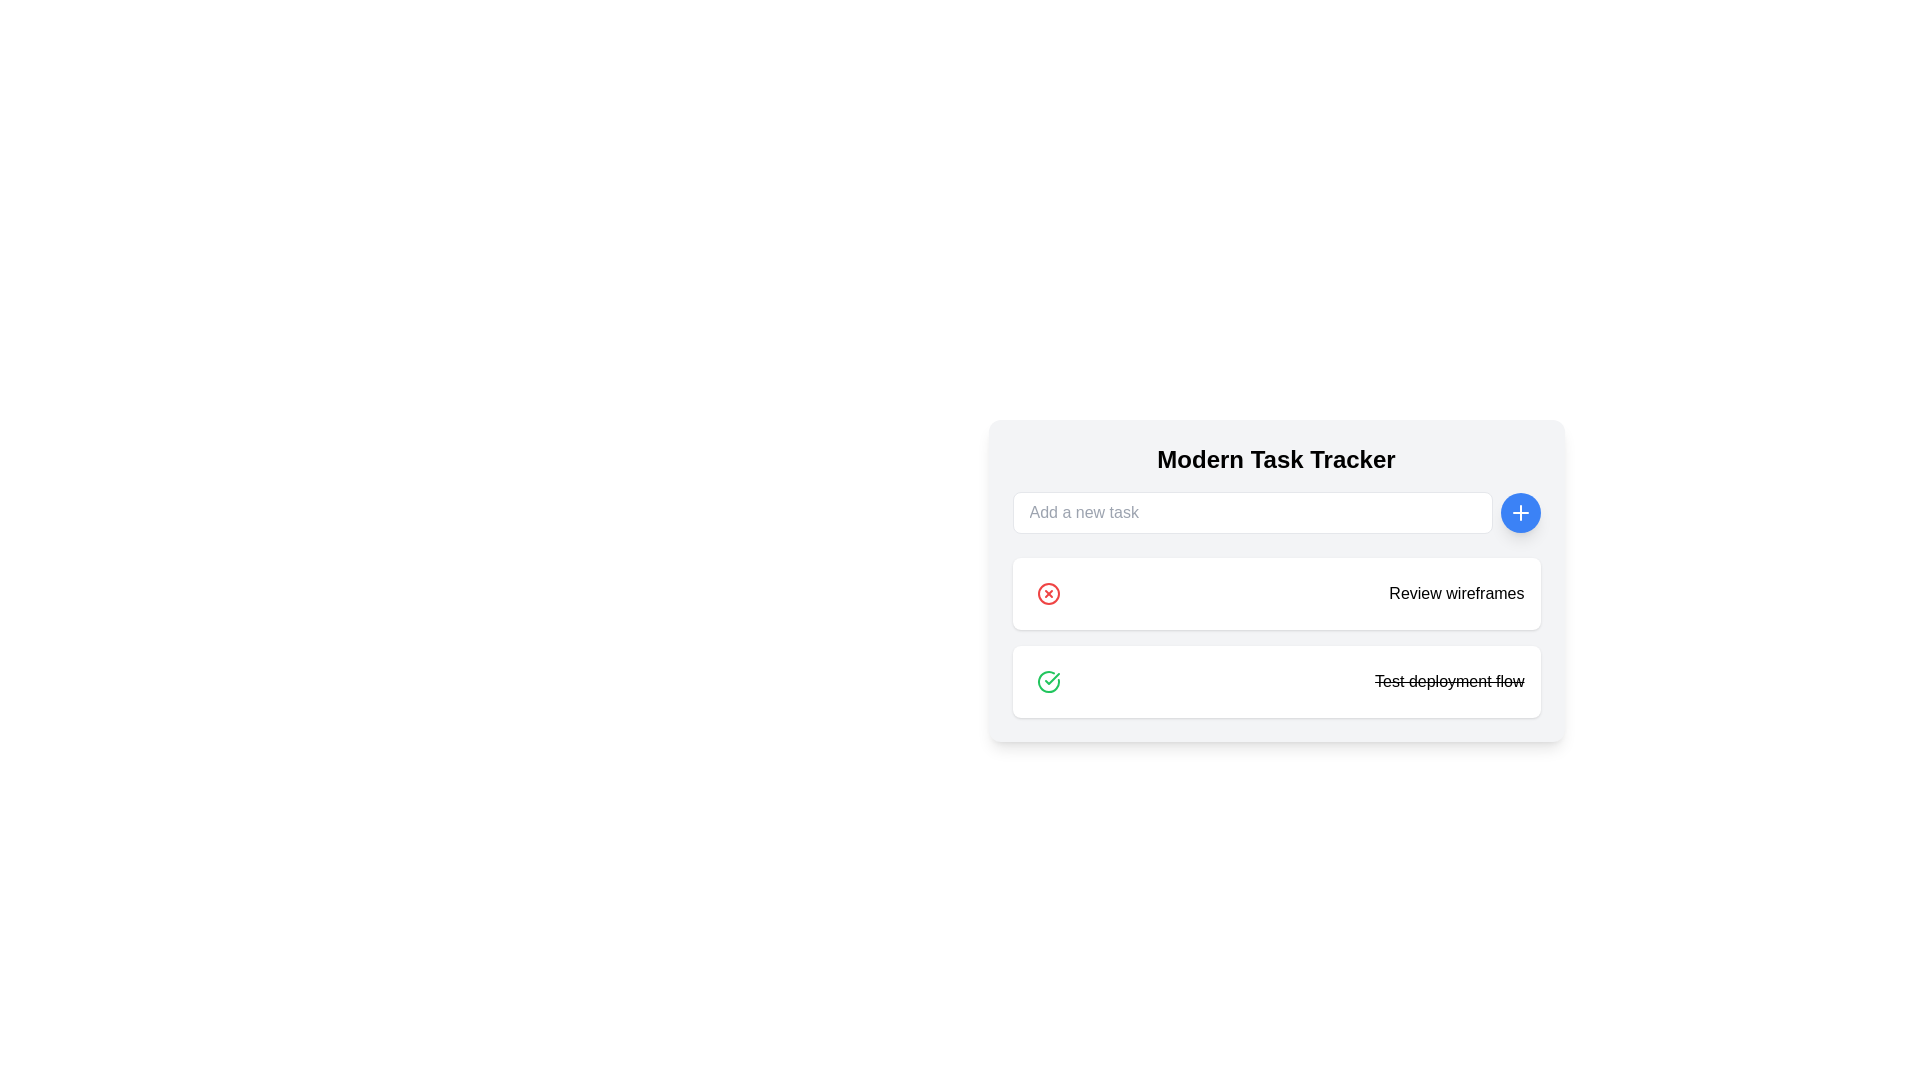 The width and height of the screenshot is (1920, 1080). Describe the element at coordinates (1047, 681) in the screenshot. I see `the interactive check icon located on the left within the task item below 'Review wireframes' and adjacent to 'Test deployment flow' which is styled with strikethrough text` at that location.